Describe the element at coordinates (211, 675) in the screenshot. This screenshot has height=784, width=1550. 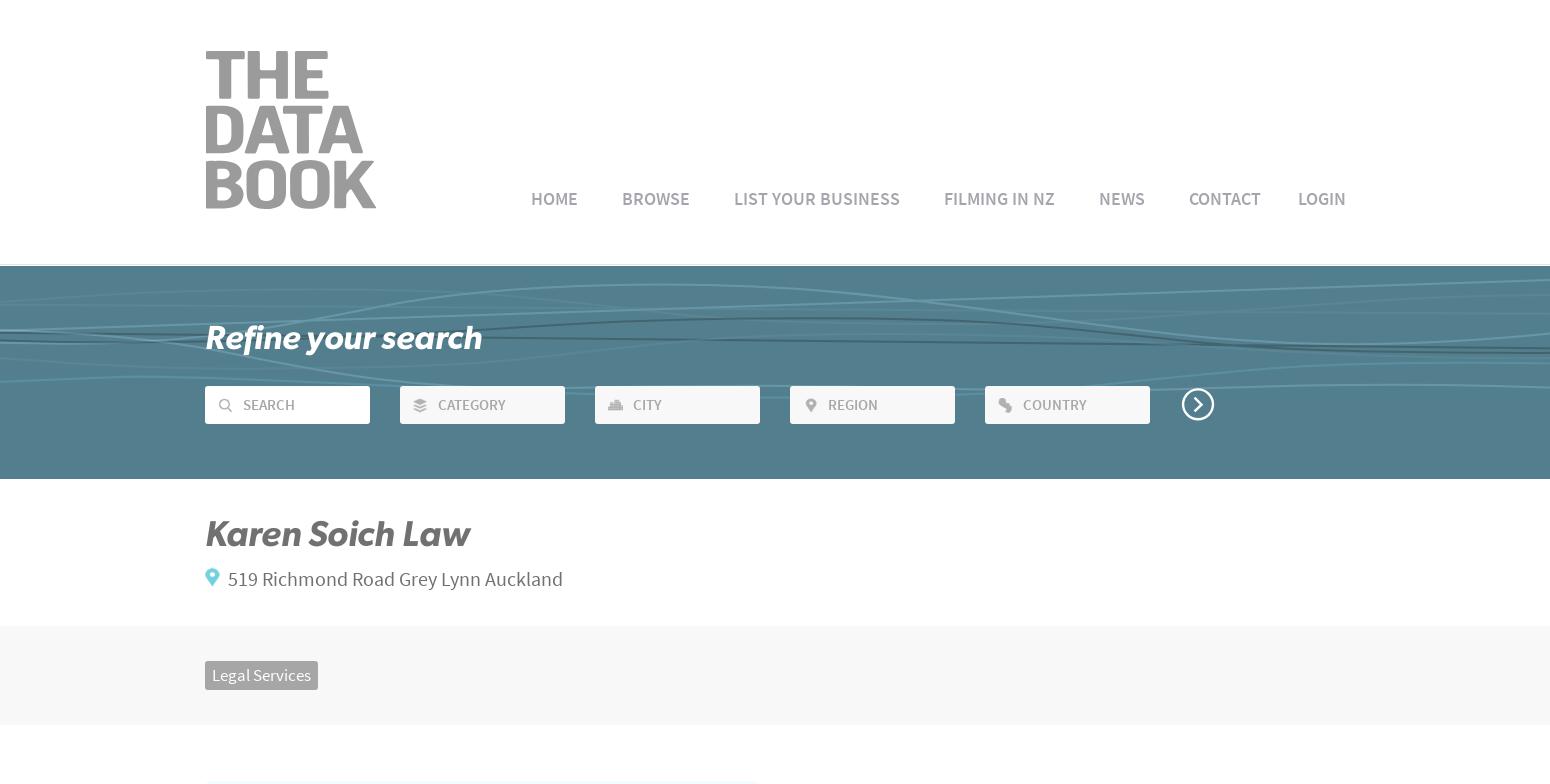
I see `'Legal Services'` at that location.